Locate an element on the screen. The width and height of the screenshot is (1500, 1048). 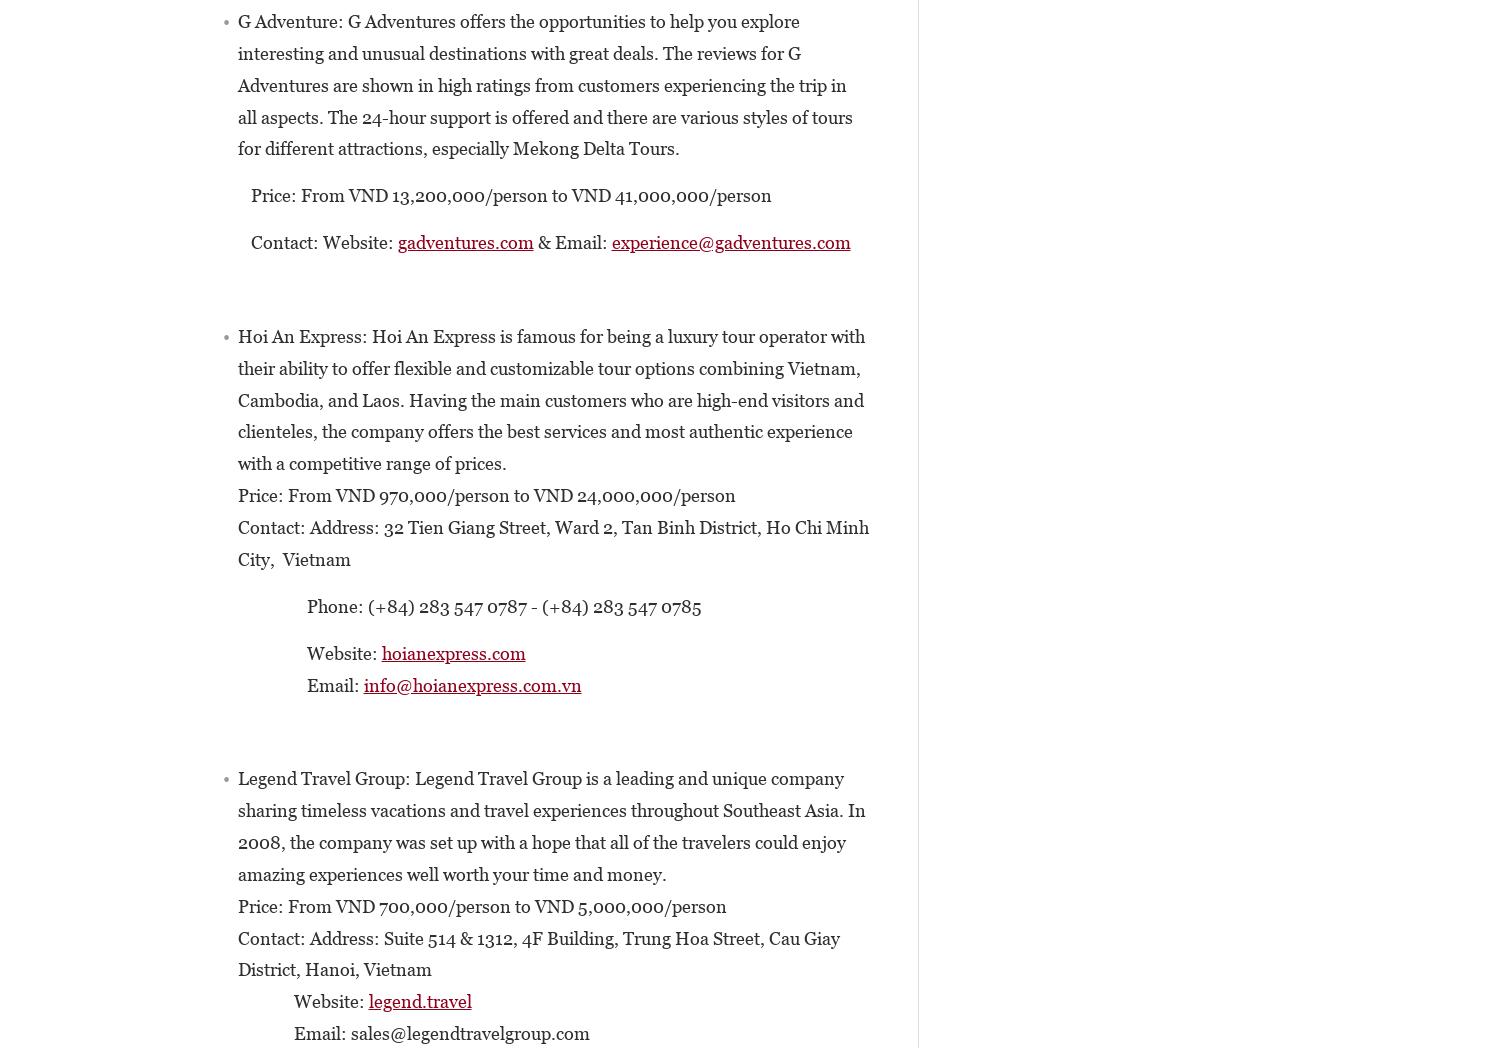
'Contact: Address: Suite 514 & 1312, 4F Building, Trung Hoa Street, Cau Giay District, Hanoi, Vietnam' is located at coordinates (538, 953).